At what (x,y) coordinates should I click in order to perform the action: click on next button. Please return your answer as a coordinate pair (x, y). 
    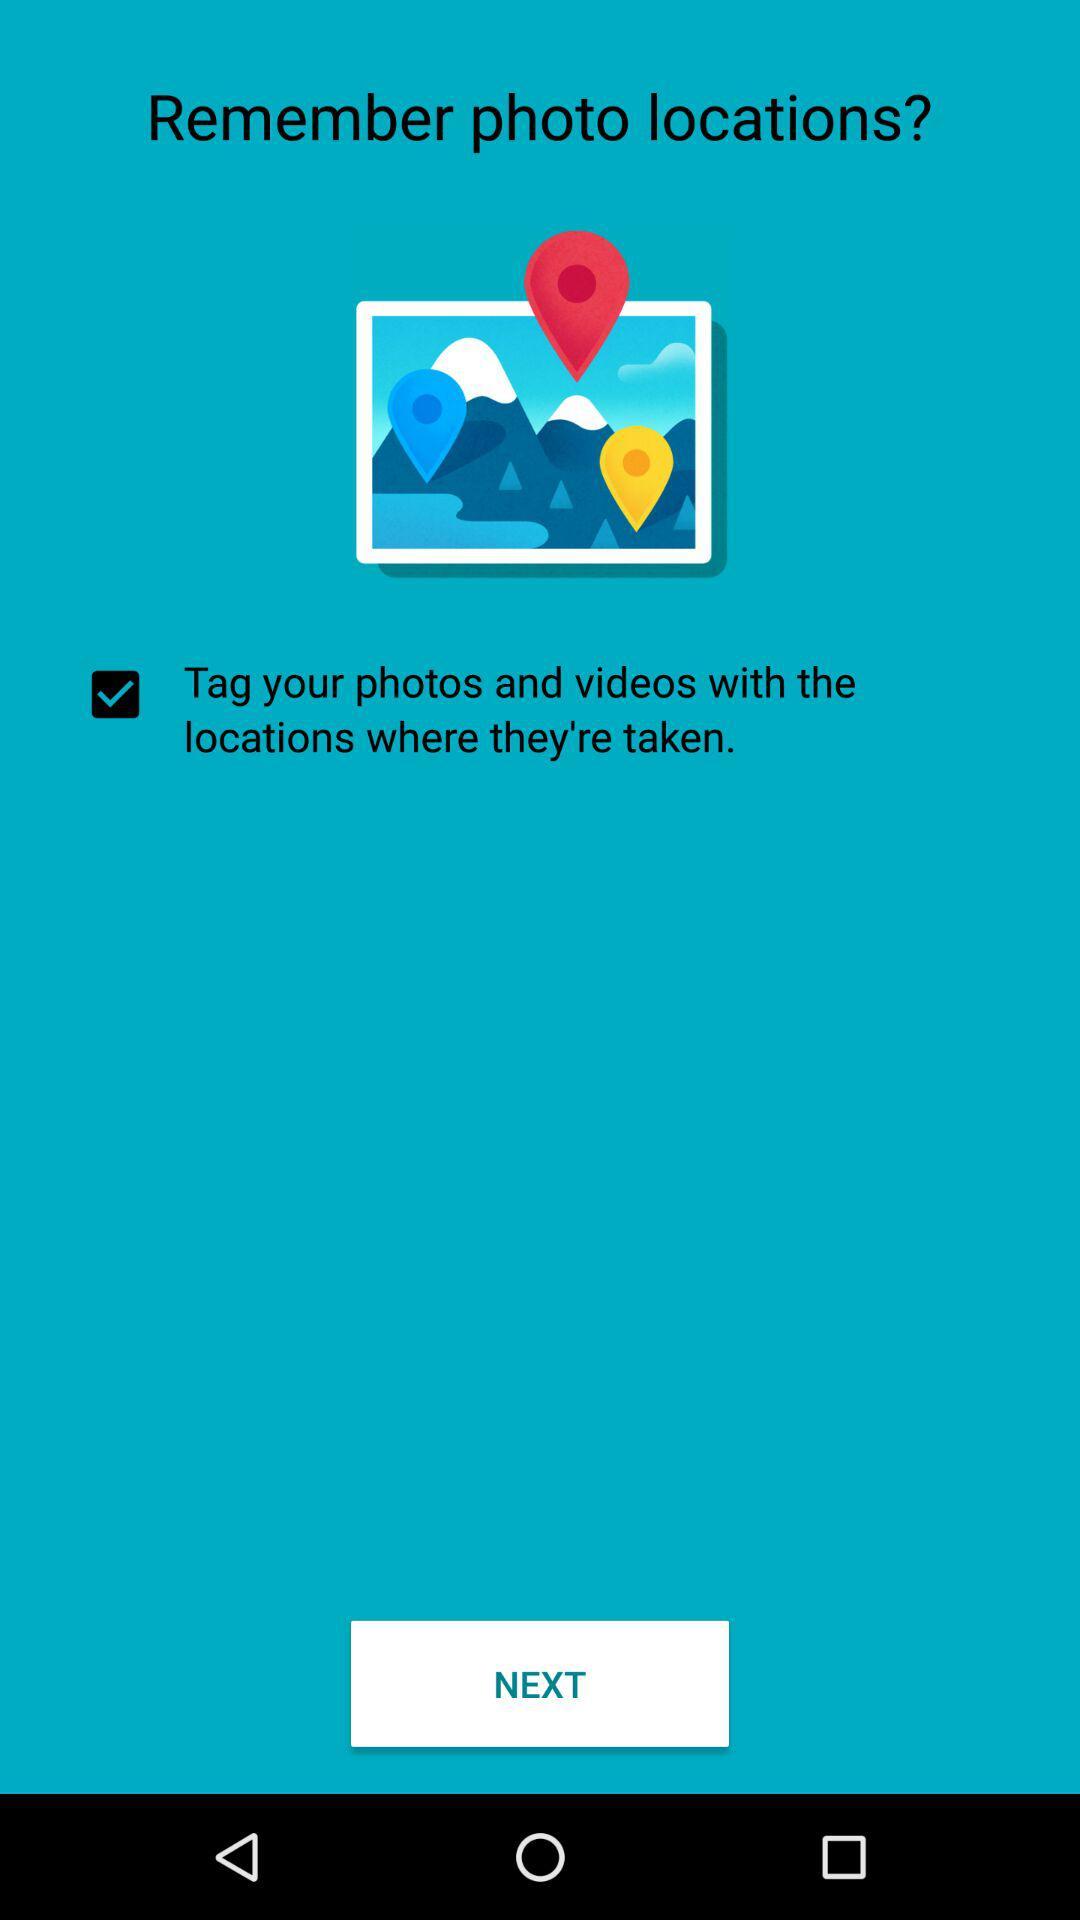
    Looking at the image, I should click on (540, 1682).